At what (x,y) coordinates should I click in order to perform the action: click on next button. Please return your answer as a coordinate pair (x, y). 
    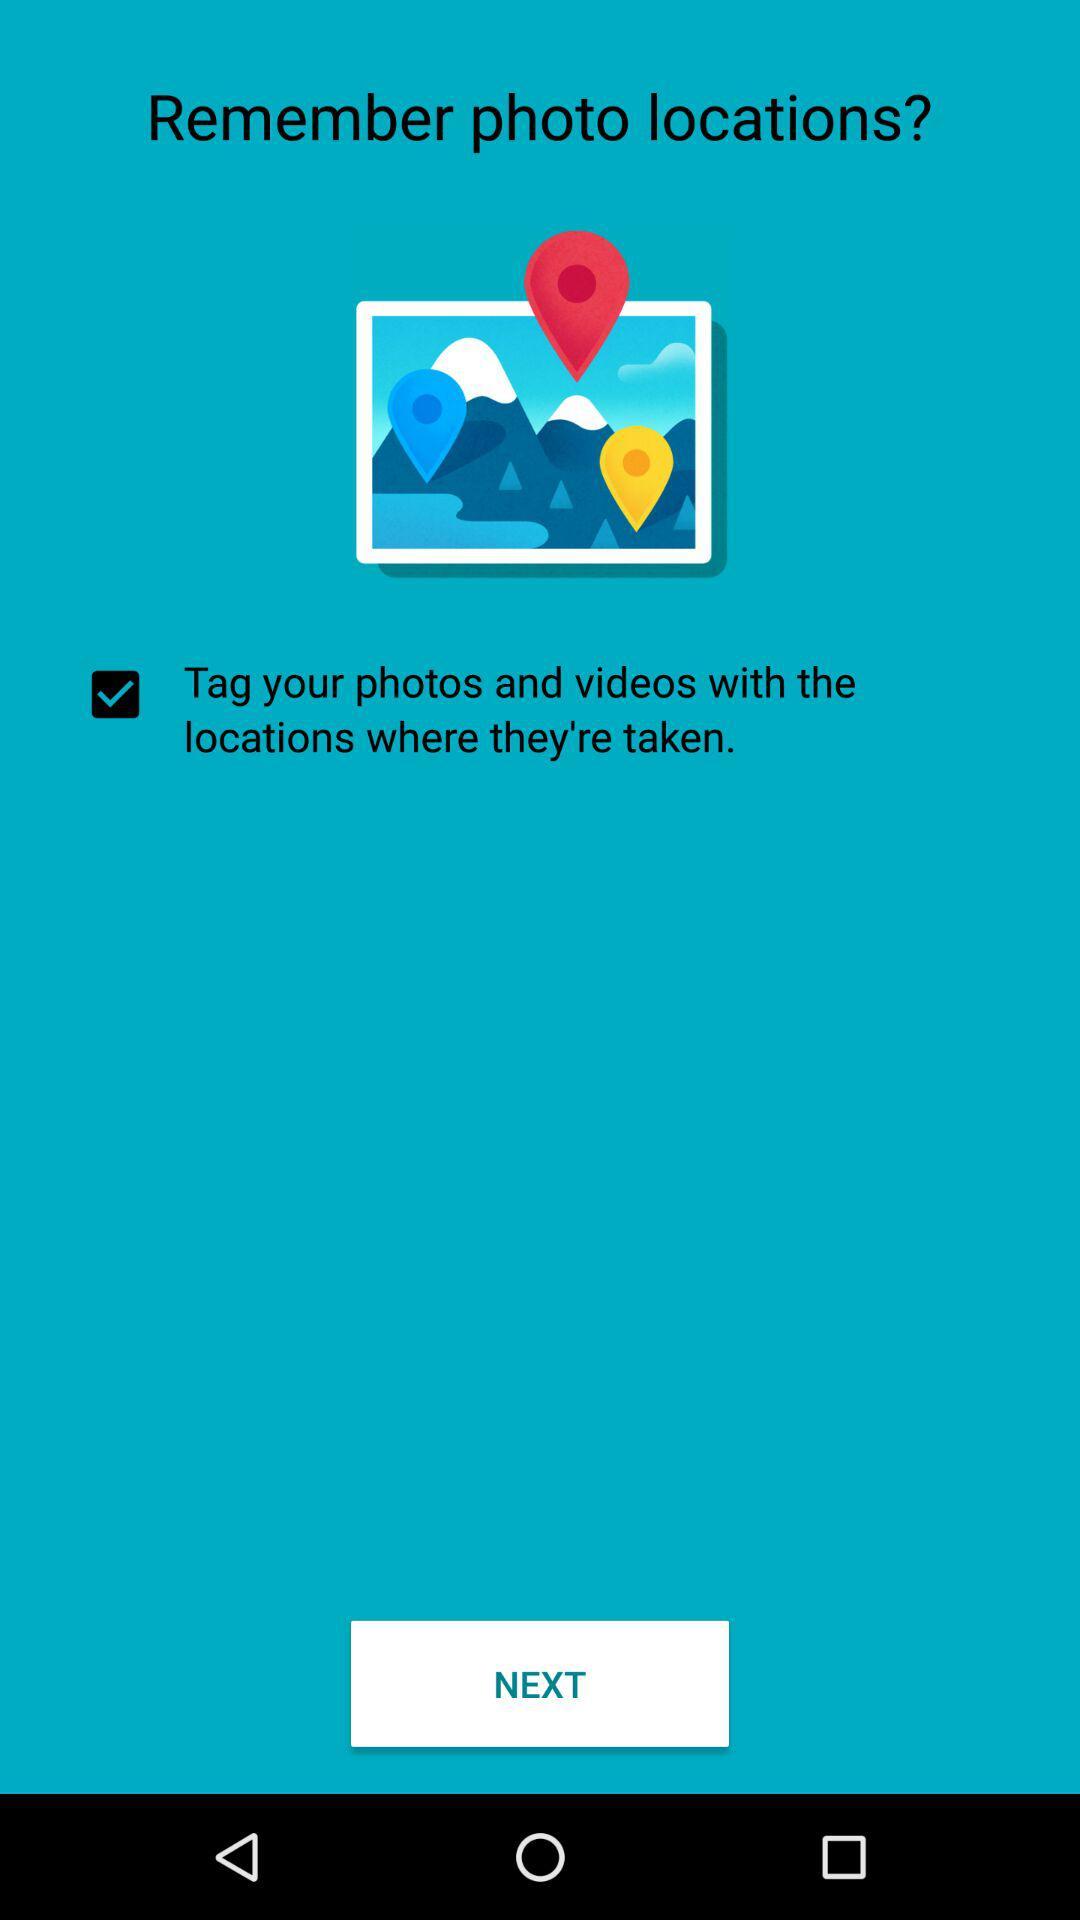
    Looking at the image, I should click on (540, 1682).